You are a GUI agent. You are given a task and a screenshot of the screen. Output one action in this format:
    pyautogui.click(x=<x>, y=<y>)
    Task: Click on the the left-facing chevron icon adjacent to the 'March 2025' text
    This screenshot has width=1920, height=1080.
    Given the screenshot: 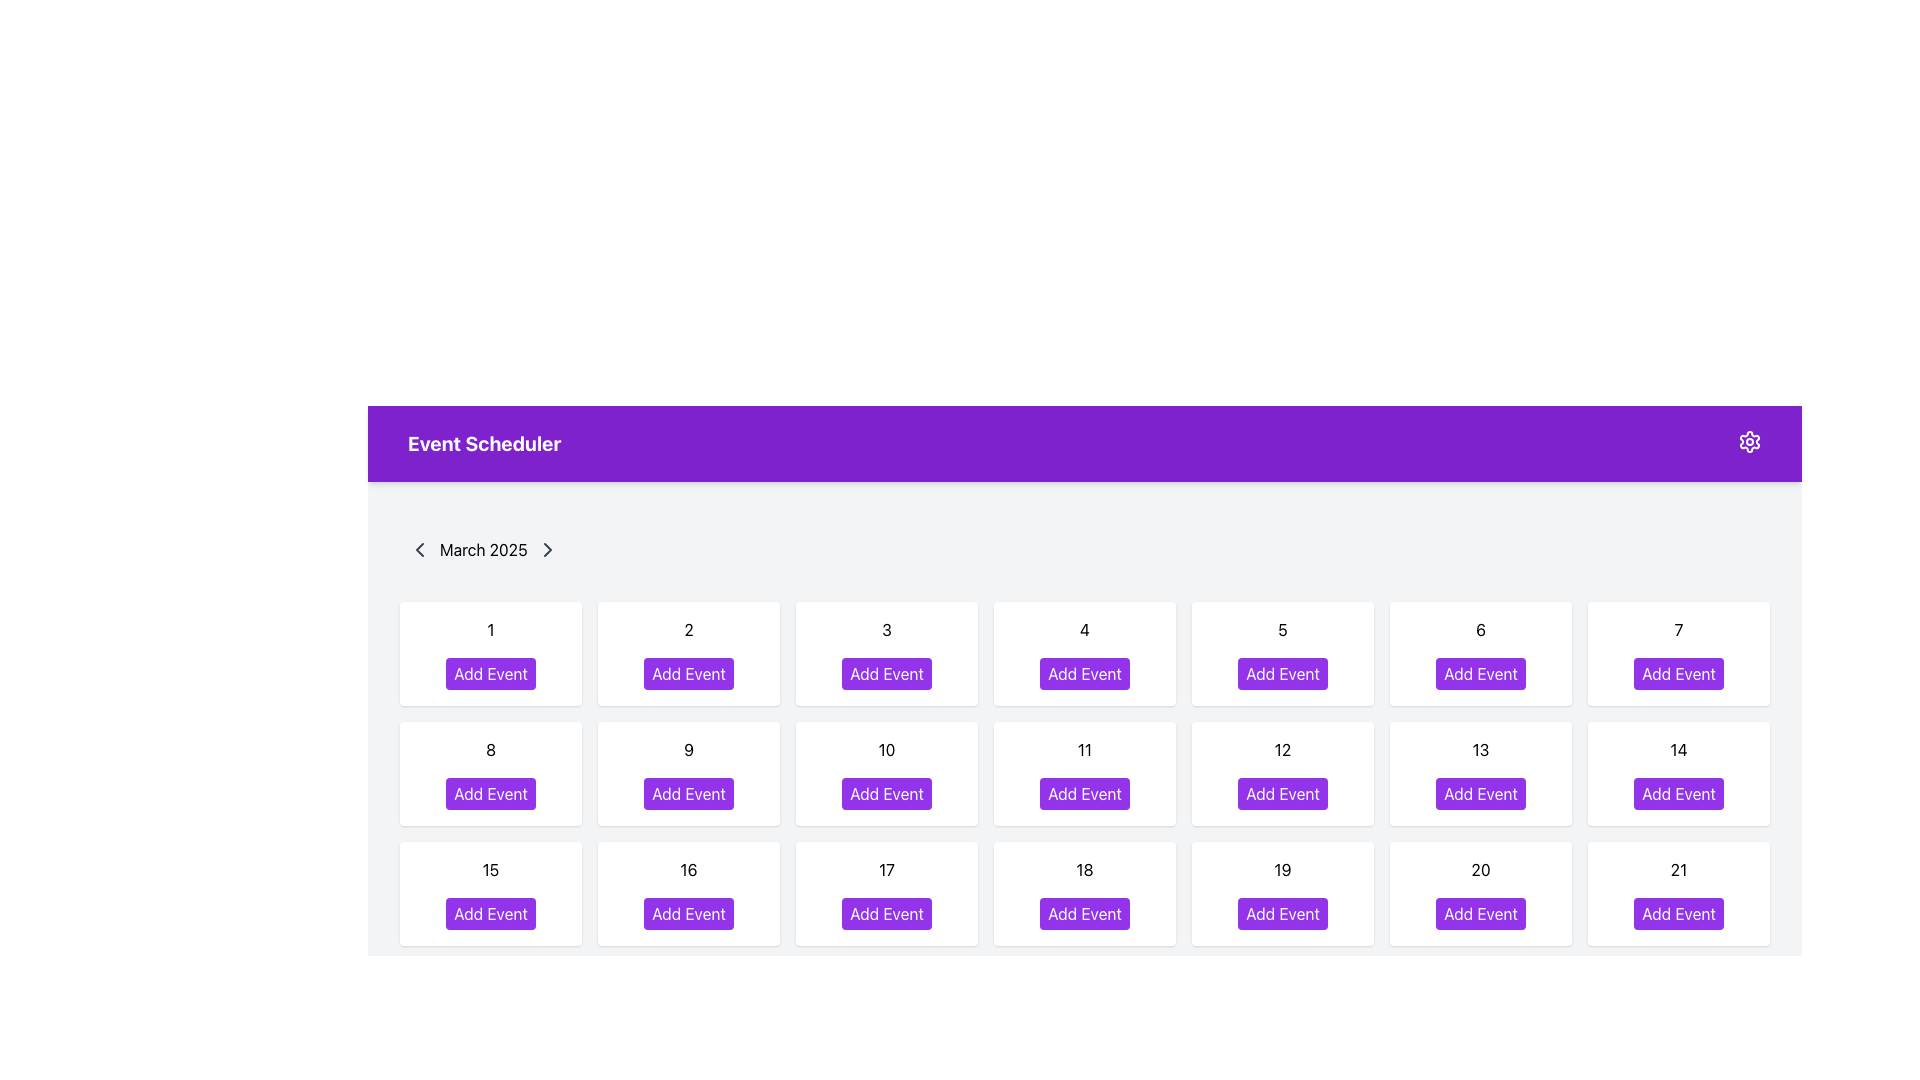 What is the action you would take?
    pyautogui.click(x=419, y=550)
    